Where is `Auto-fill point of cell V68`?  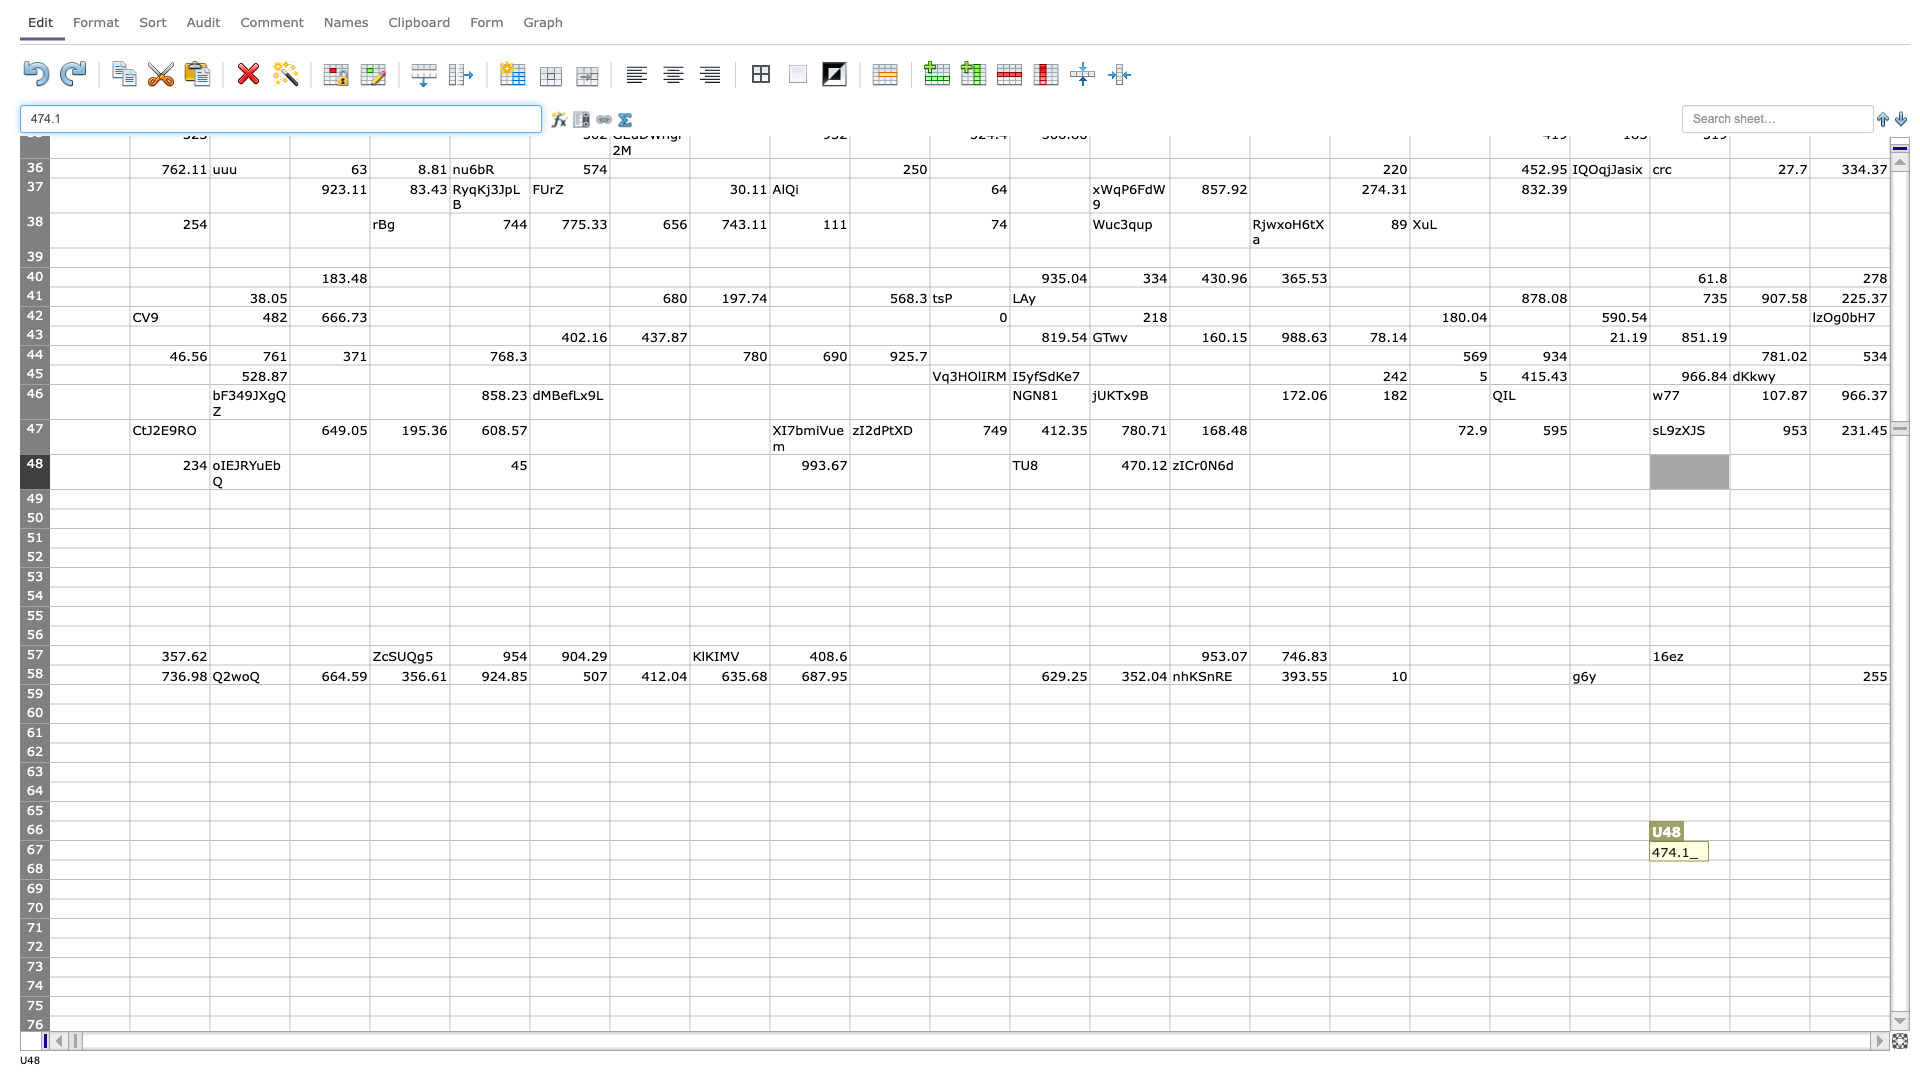
Auto-fill point of cell V68 is located at coordinates (1809, 878).